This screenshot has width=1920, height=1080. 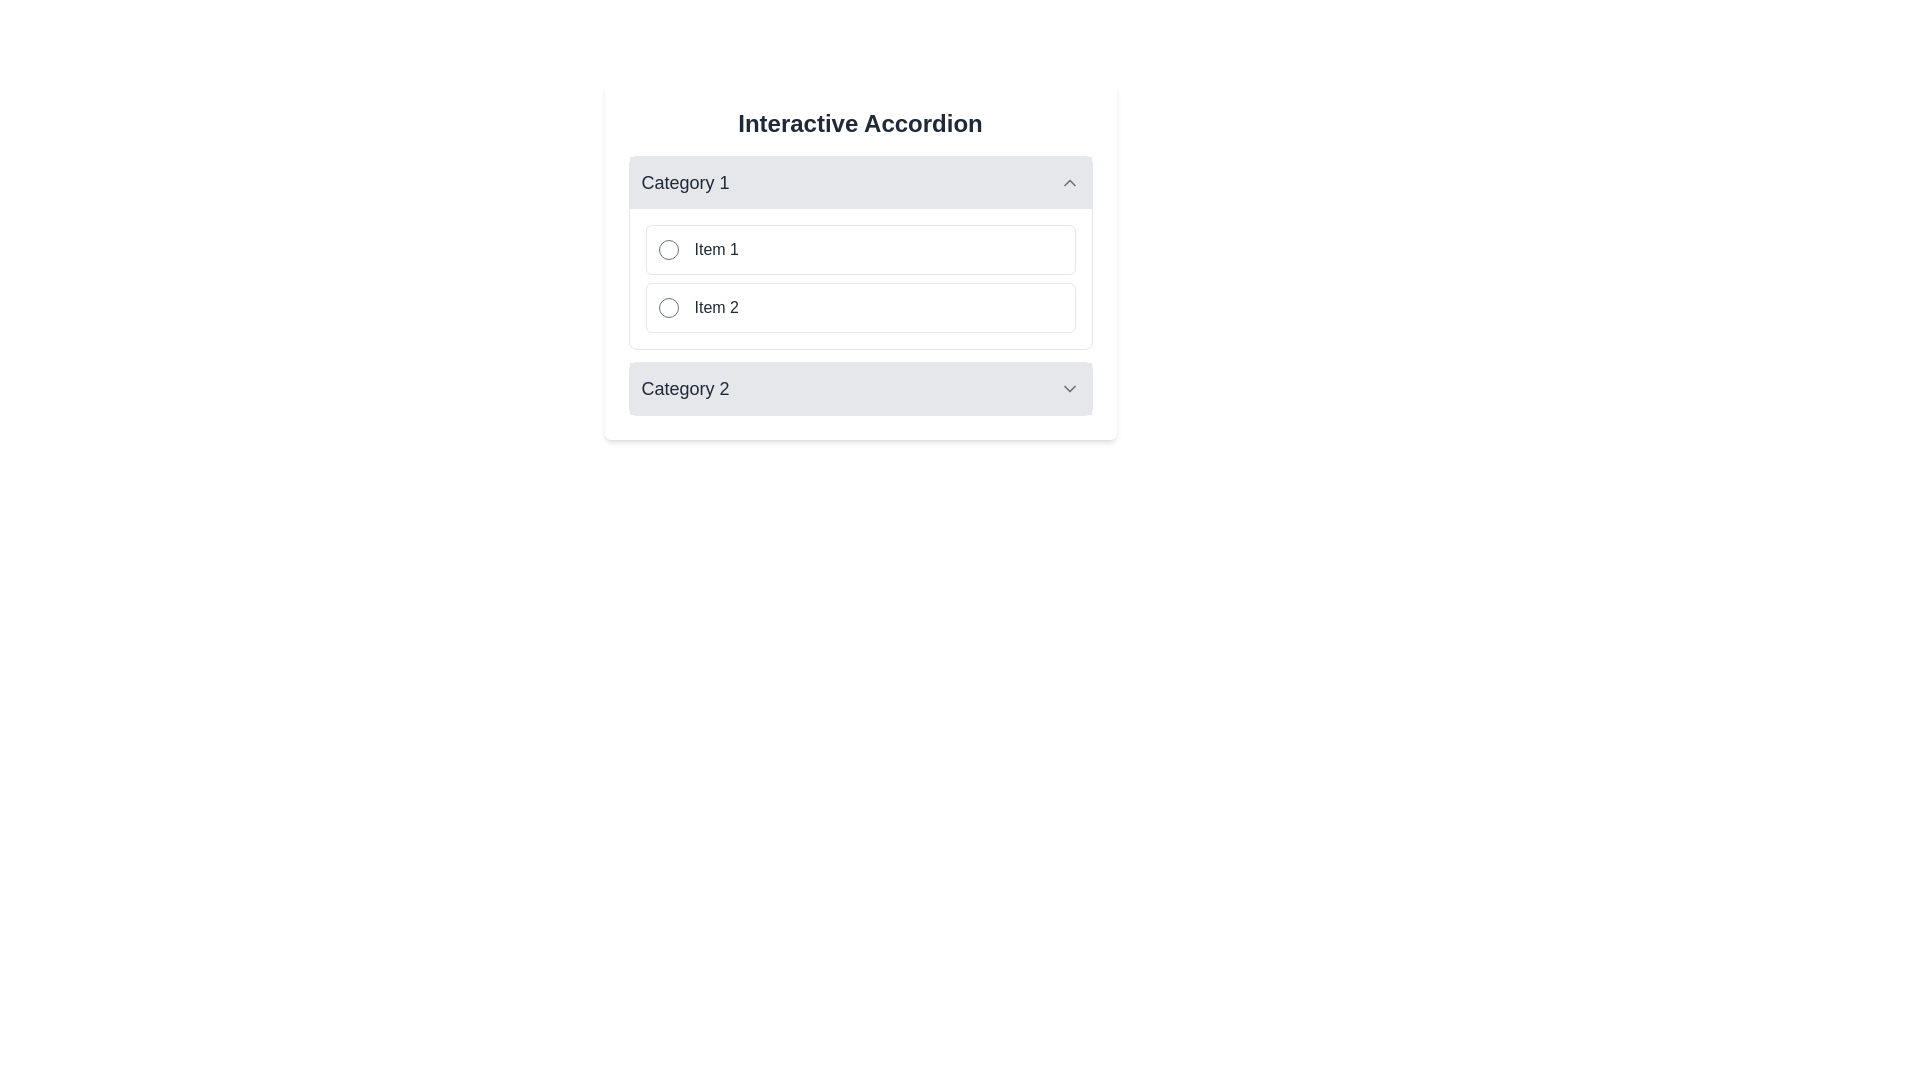 What do you see at coordinates (685, 182) in the screenshot?
I see `value of the Label text that indicates the category name for the collapsible section of the accordion, positioned to the left of the upward-facing chevron icon` at bounding box center [685, 182].